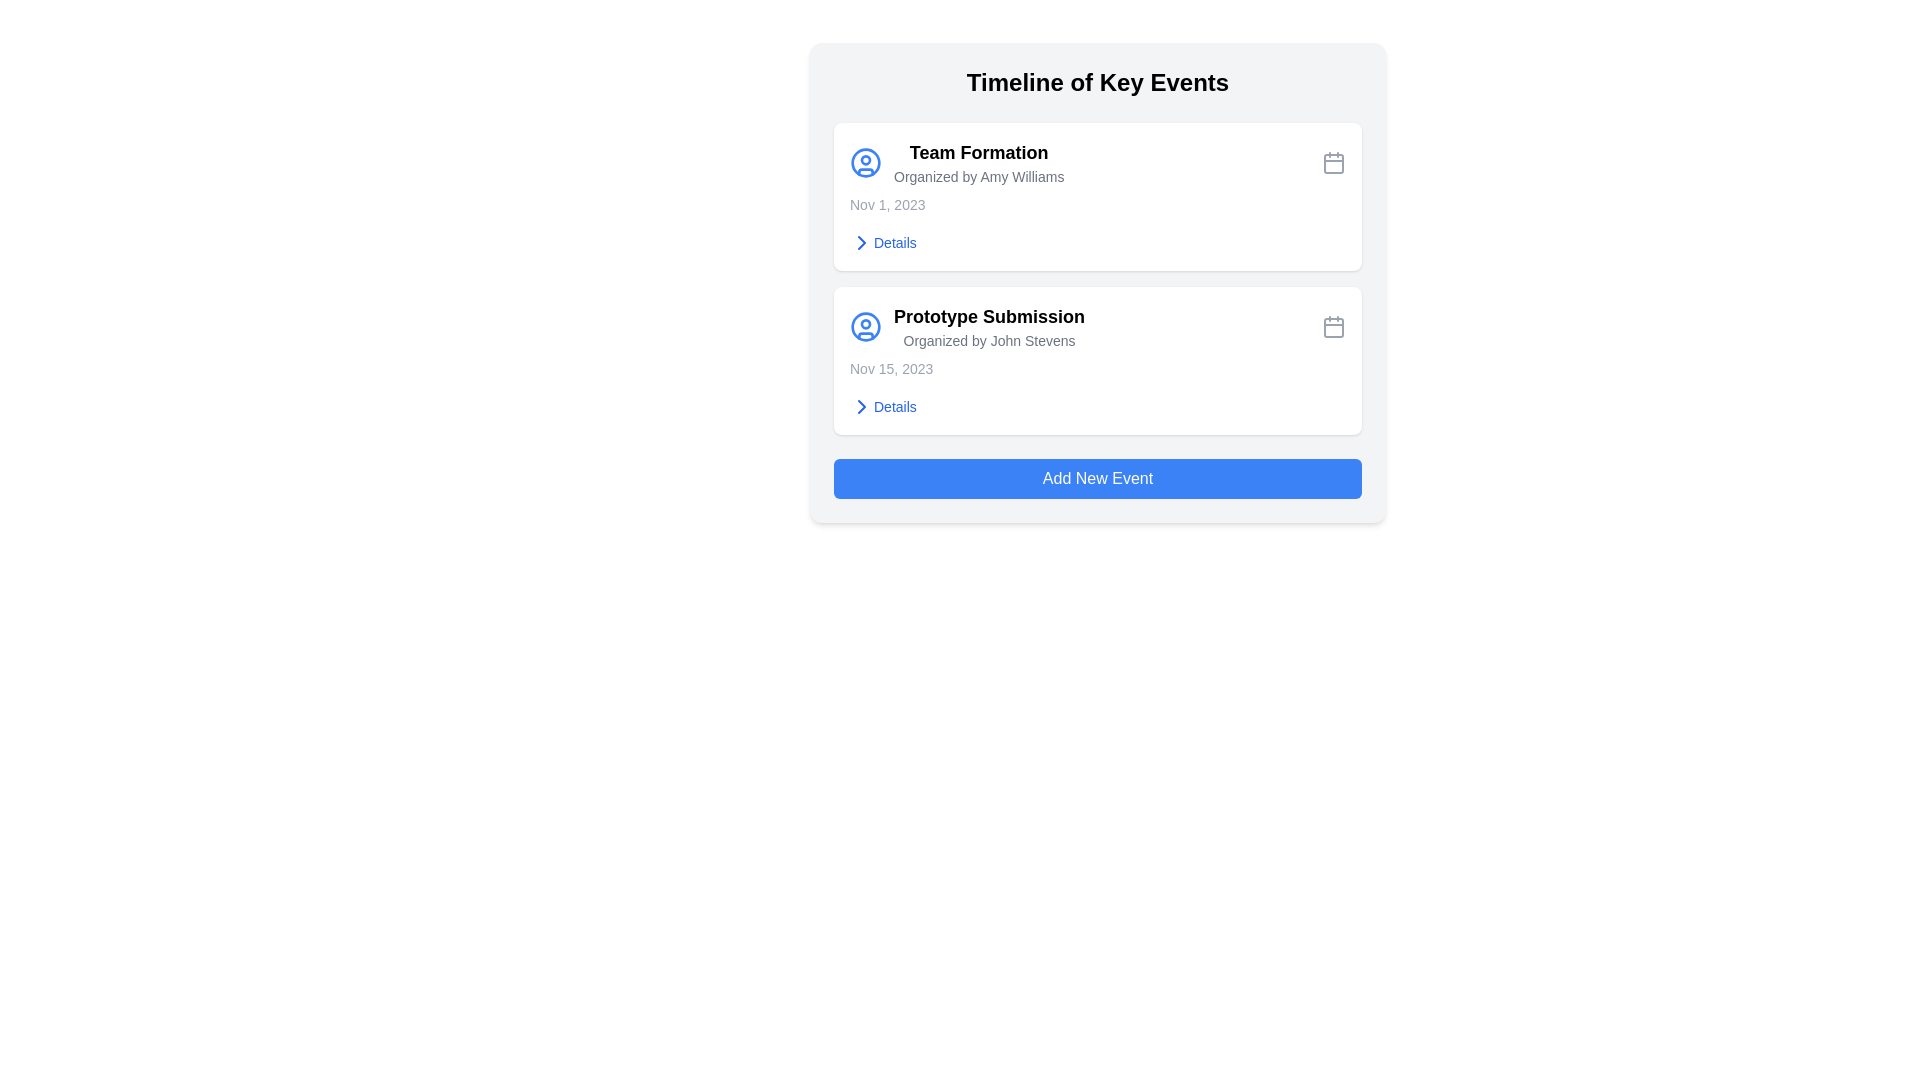 This screenshot has width=1920, height=1080. Describe the element at coordinates (979, 176) in the screenshot. I see `information from the text label that reads 'Organized by Amy Williams', located below the 'Team Formation' title in the first event card` at that location.